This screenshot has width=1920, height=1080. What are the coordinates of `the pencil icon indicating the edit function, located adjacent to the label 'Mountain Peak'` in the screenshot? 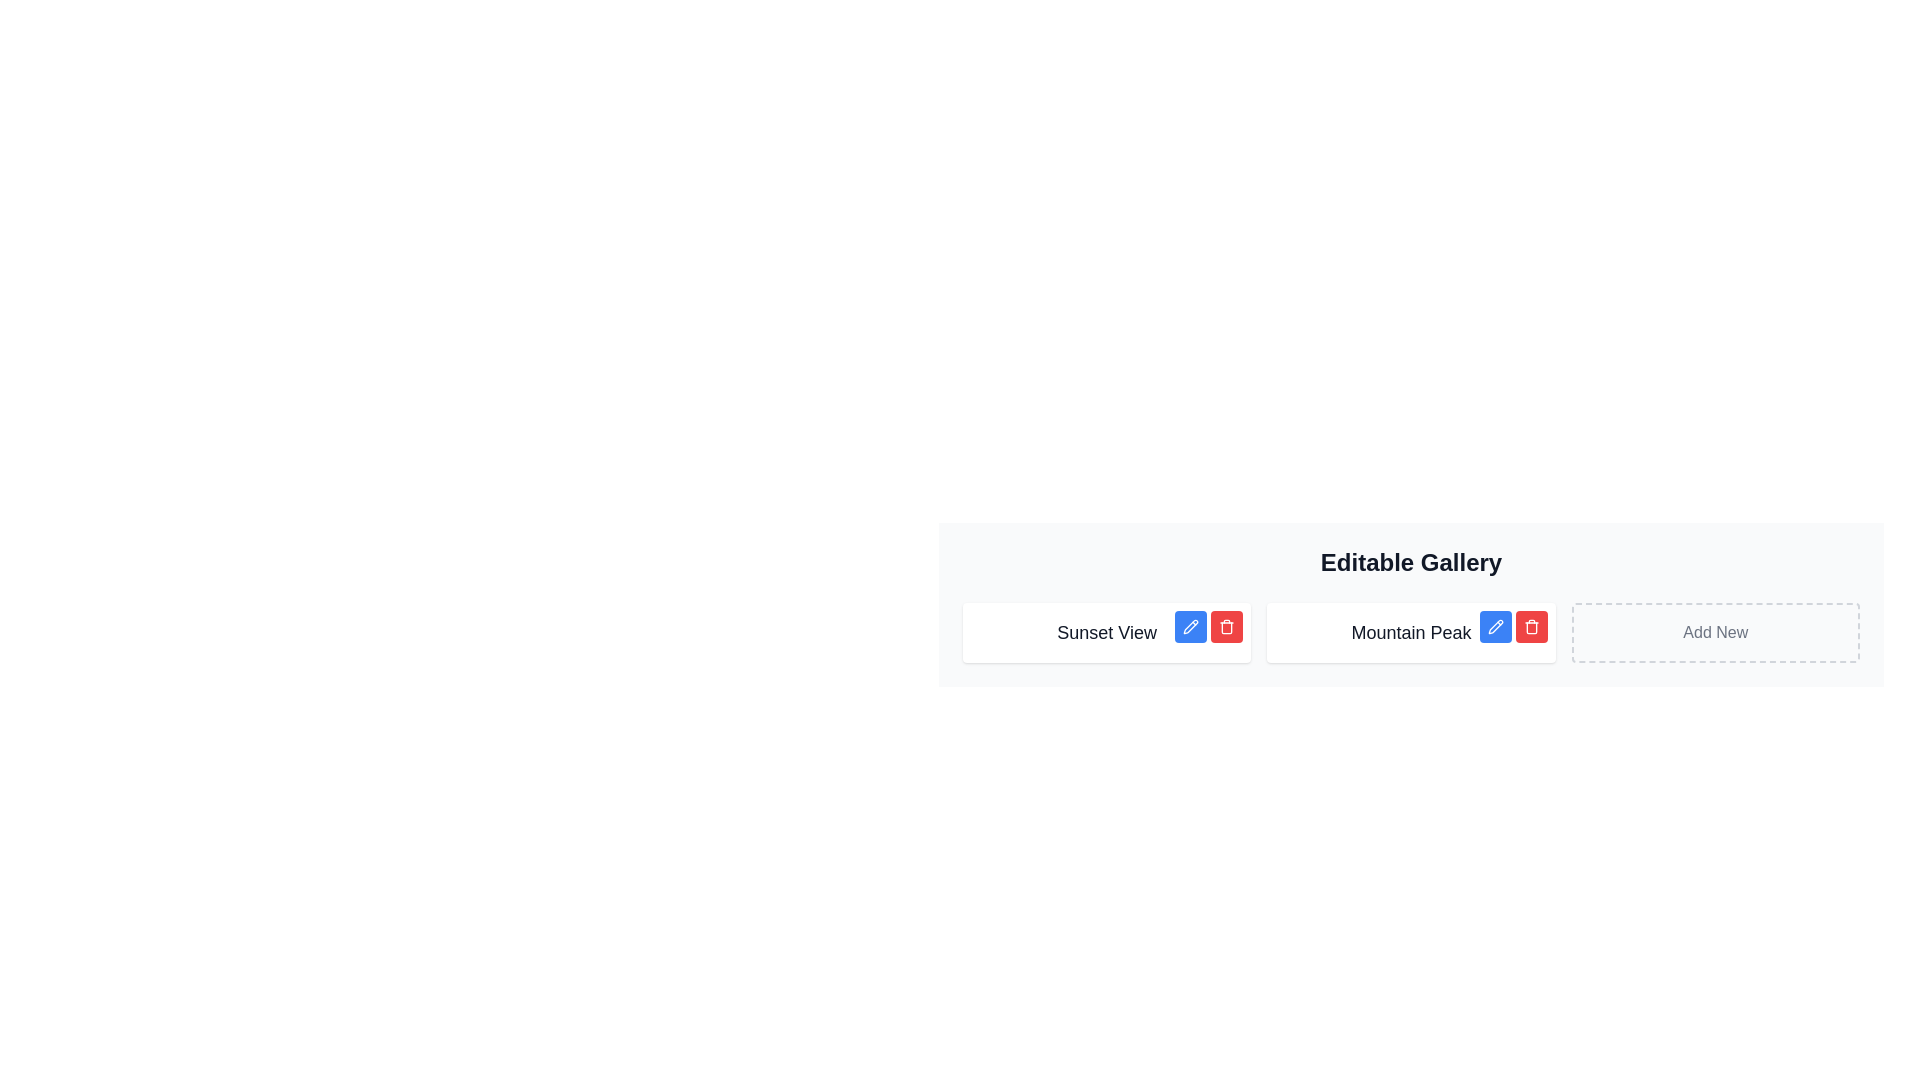 It's located at (1191, 626).